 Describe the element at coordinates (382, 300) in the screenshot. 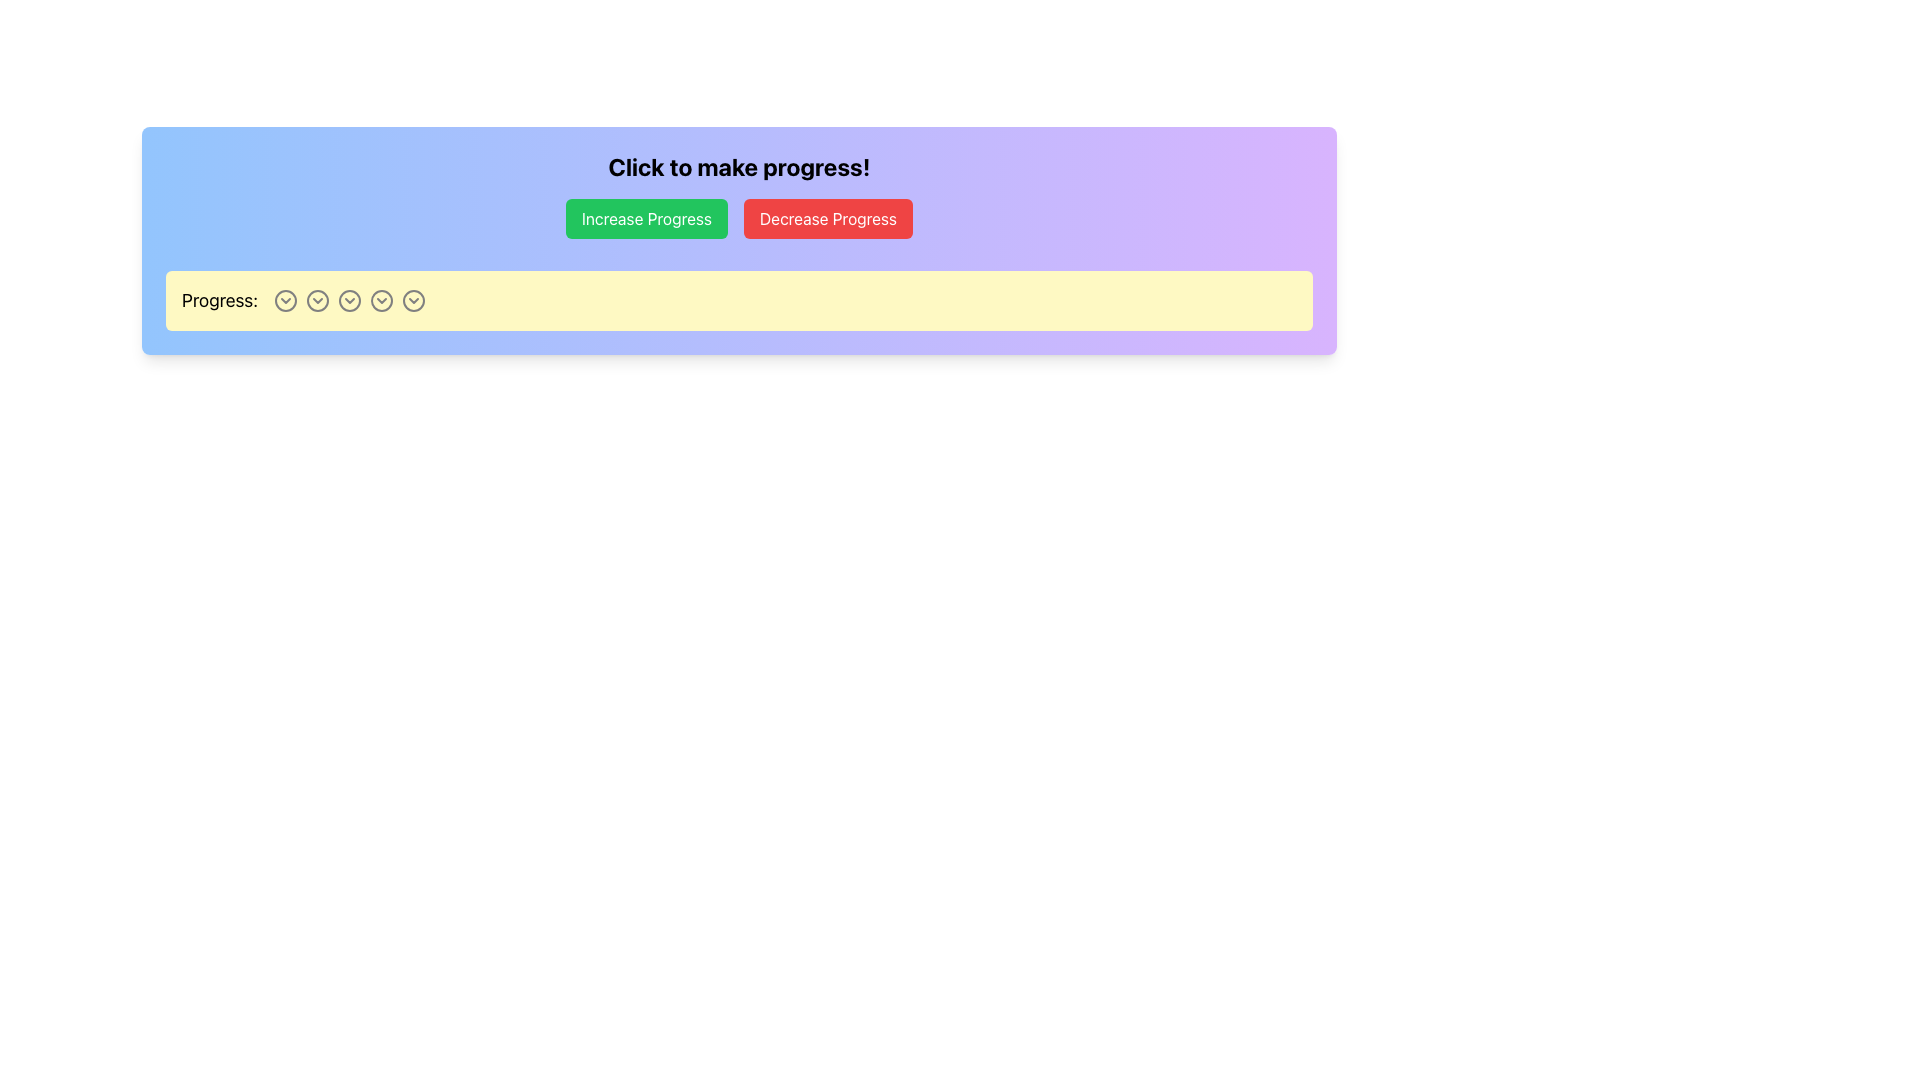

I see `the fifth circular icon with an overlayed chevron, which serves as an indicator or button for selecting or representing a specific progress state` at that location.